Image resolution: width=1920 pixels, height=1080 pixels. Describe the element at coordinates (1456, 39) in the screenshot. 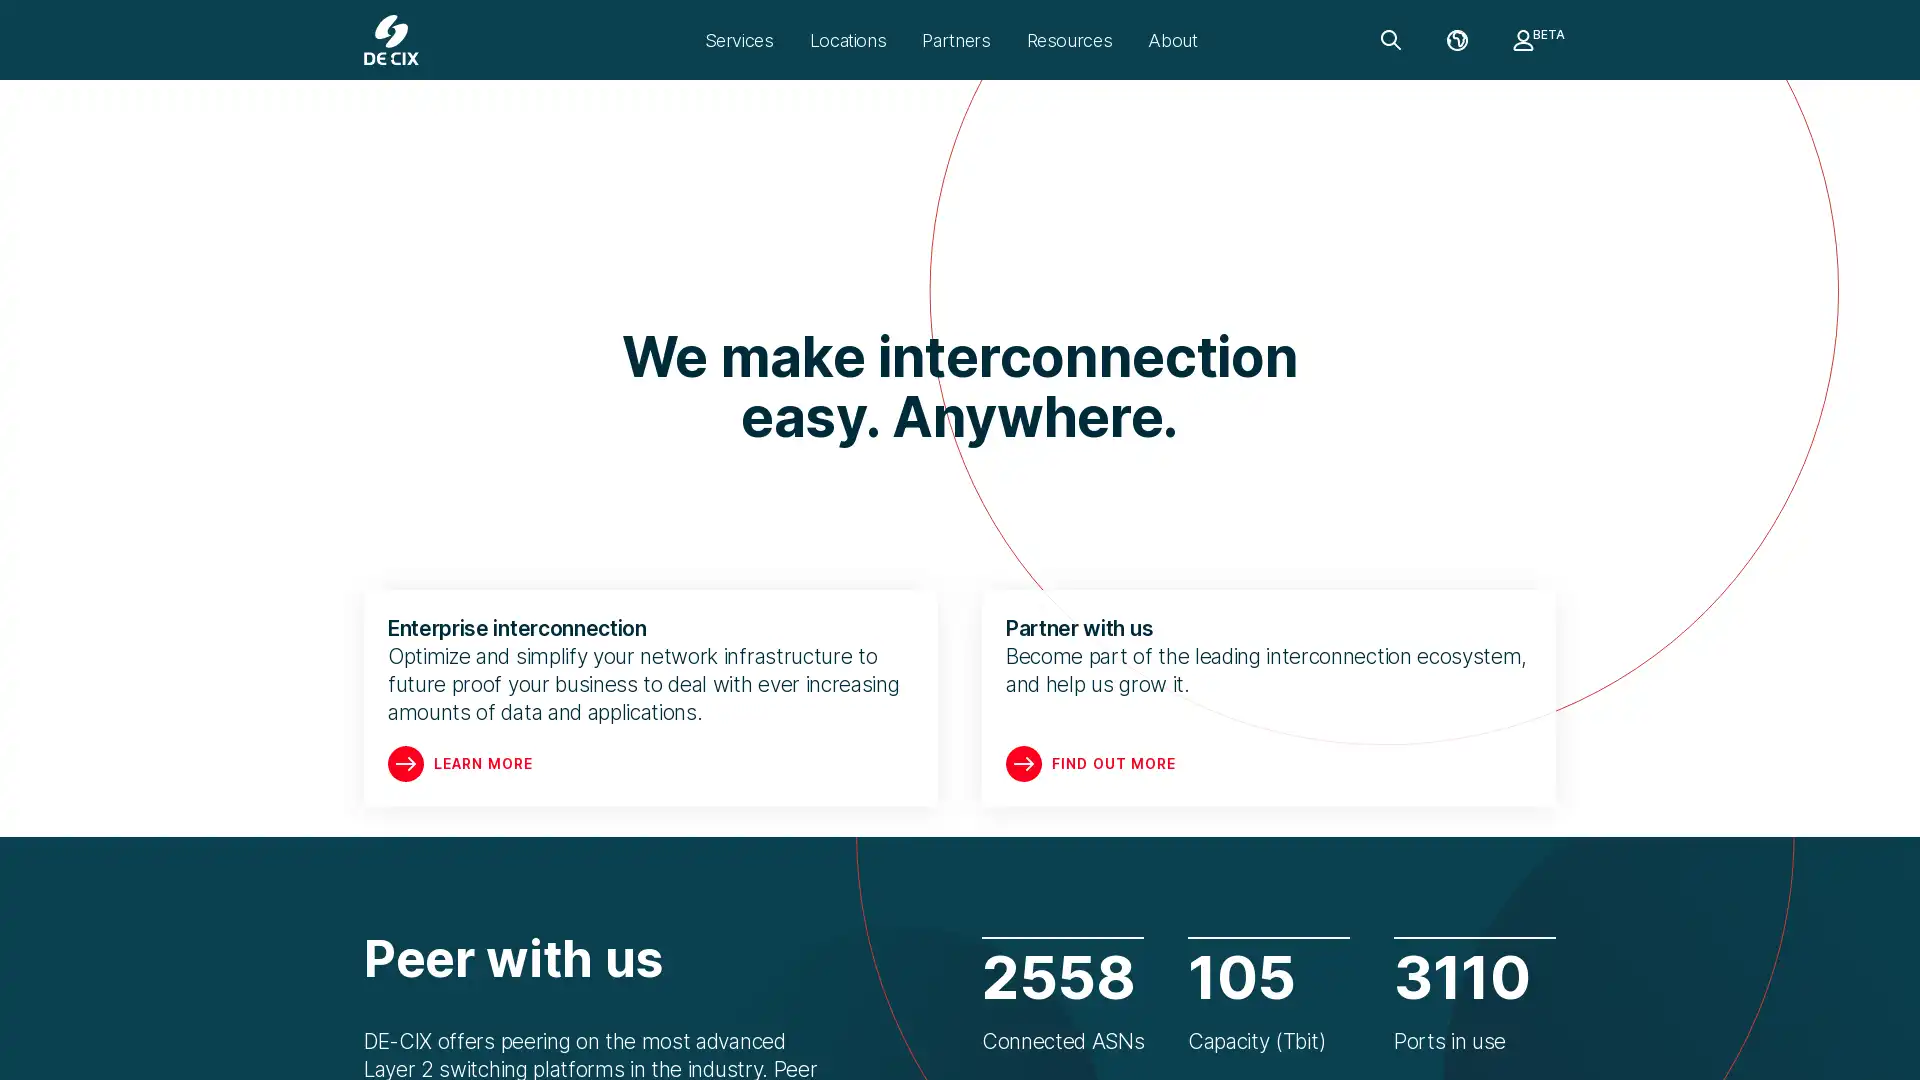

I see `Language` at that location.